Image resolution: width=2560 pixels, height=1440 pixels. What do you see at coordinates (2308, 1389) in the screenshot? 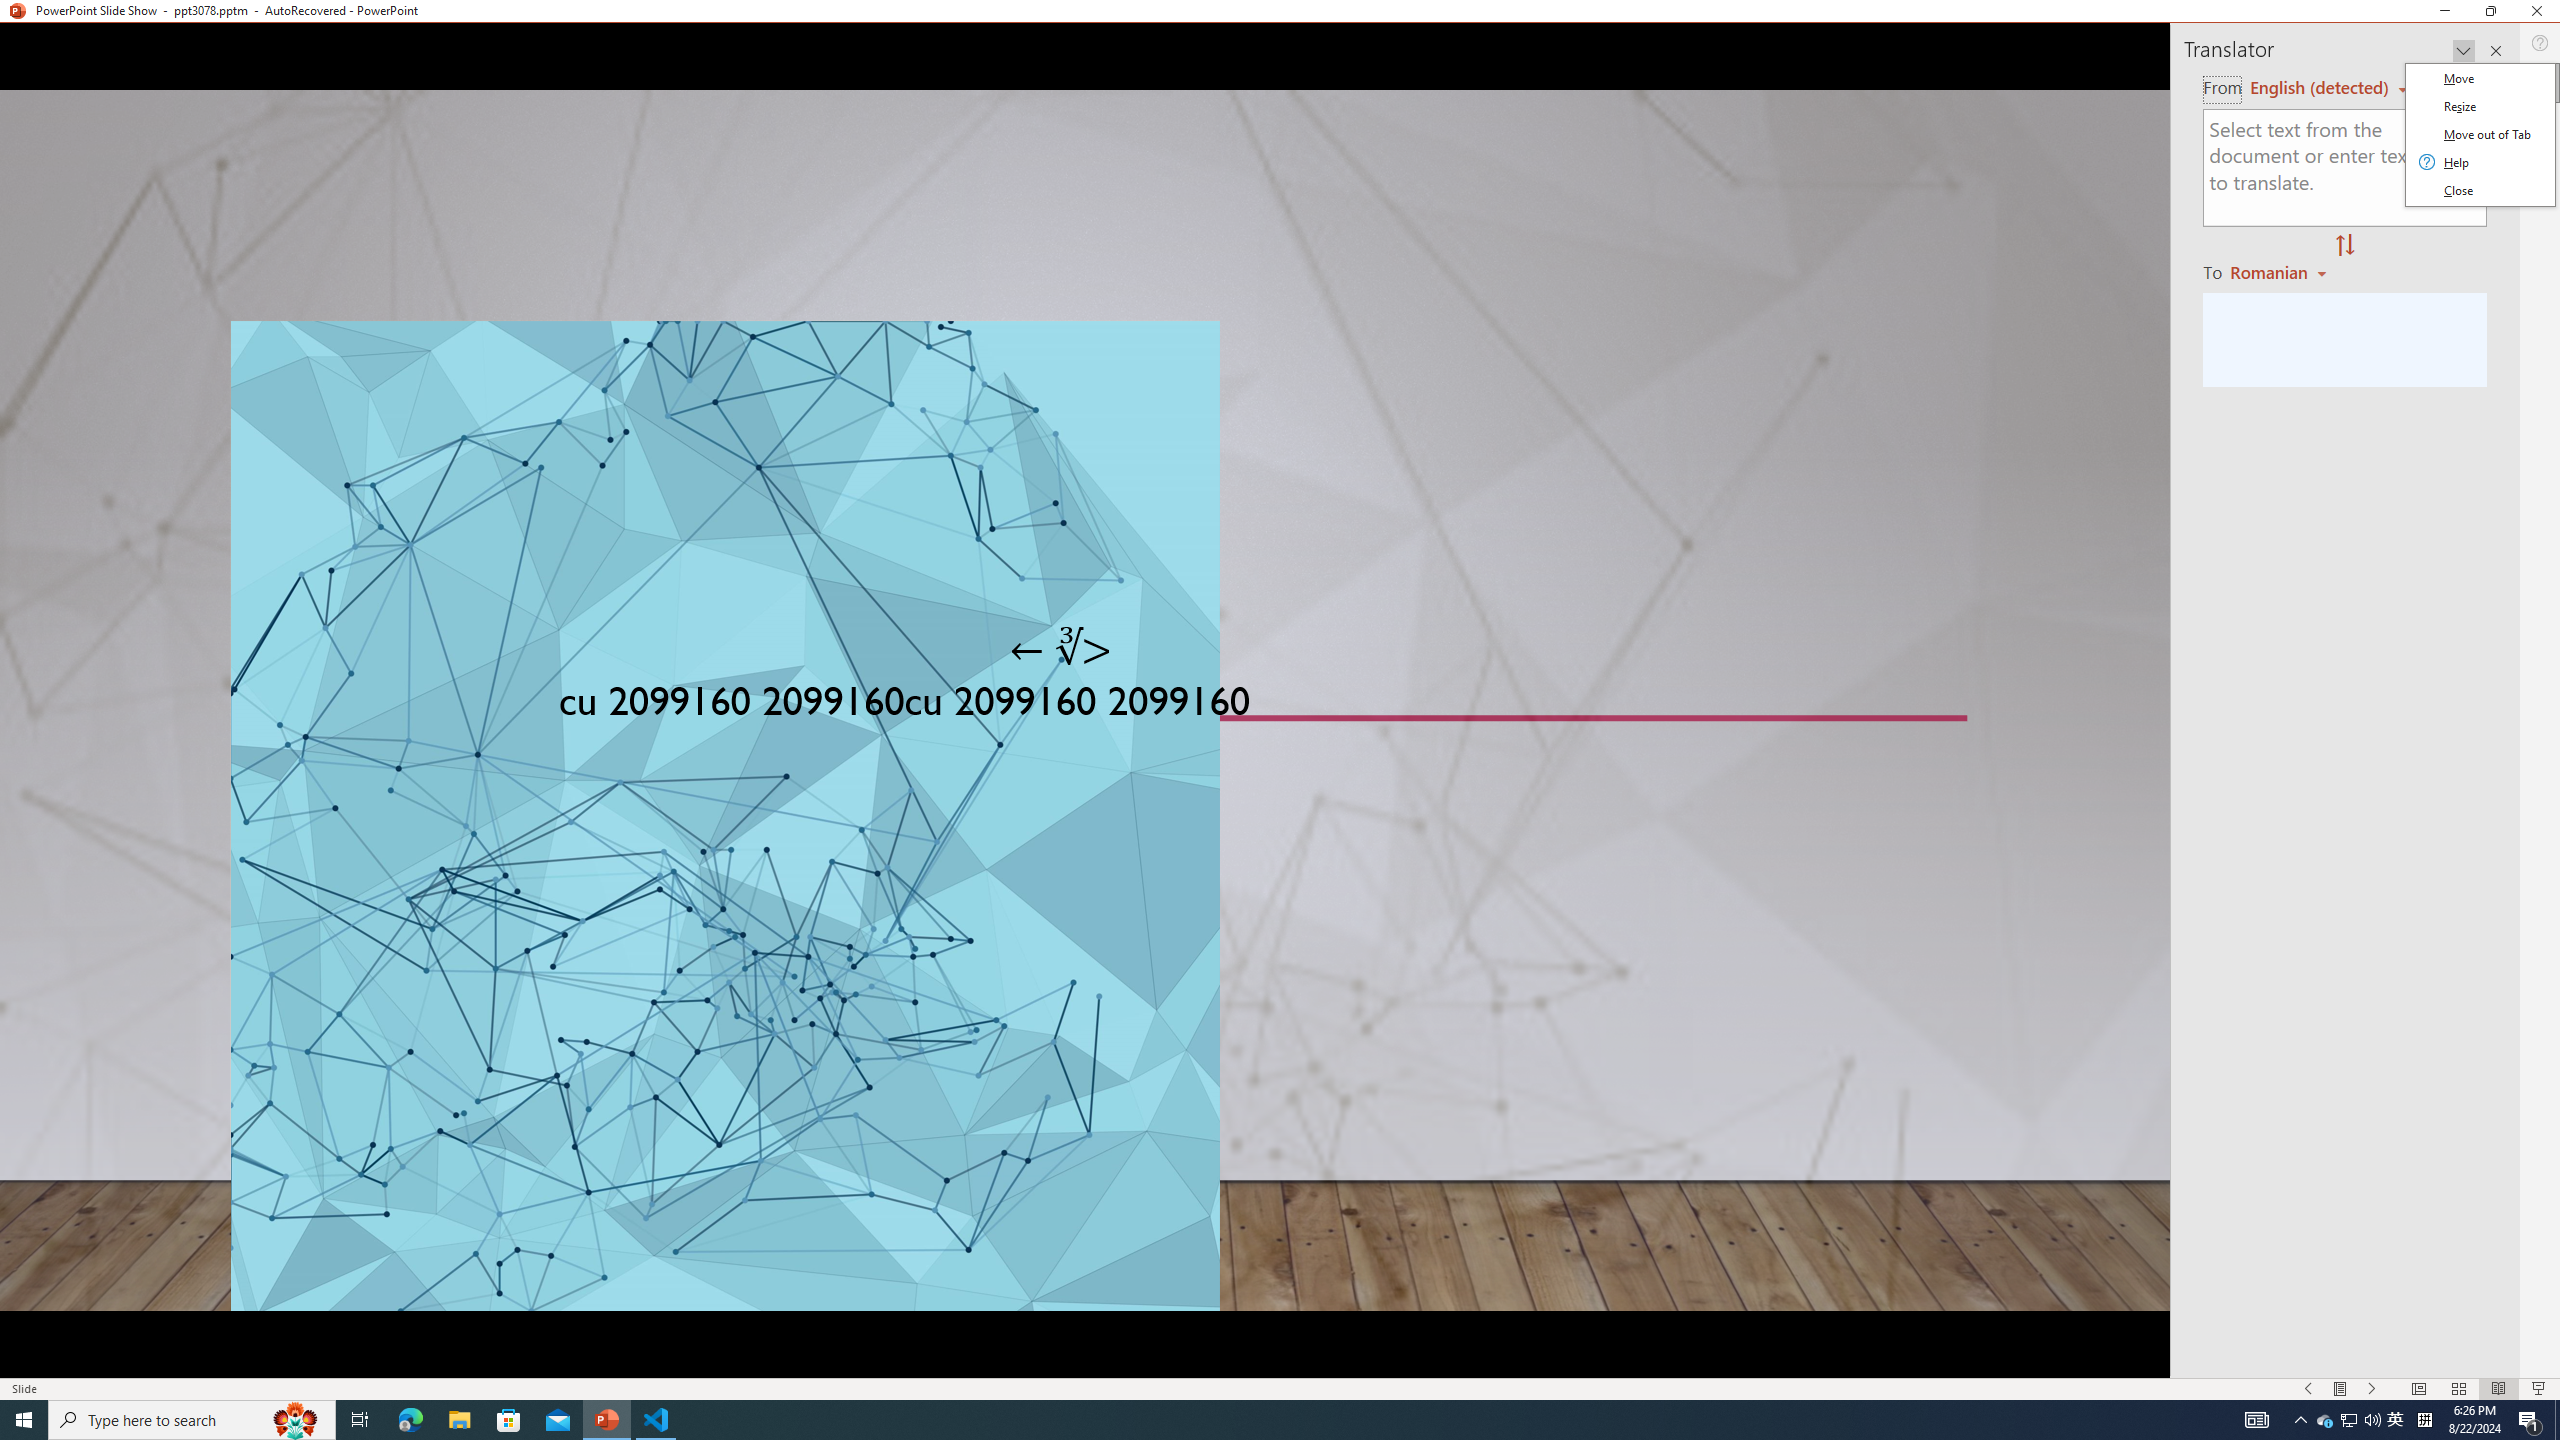
I see `'Menu On'` at bounding box center [2308, 1389].